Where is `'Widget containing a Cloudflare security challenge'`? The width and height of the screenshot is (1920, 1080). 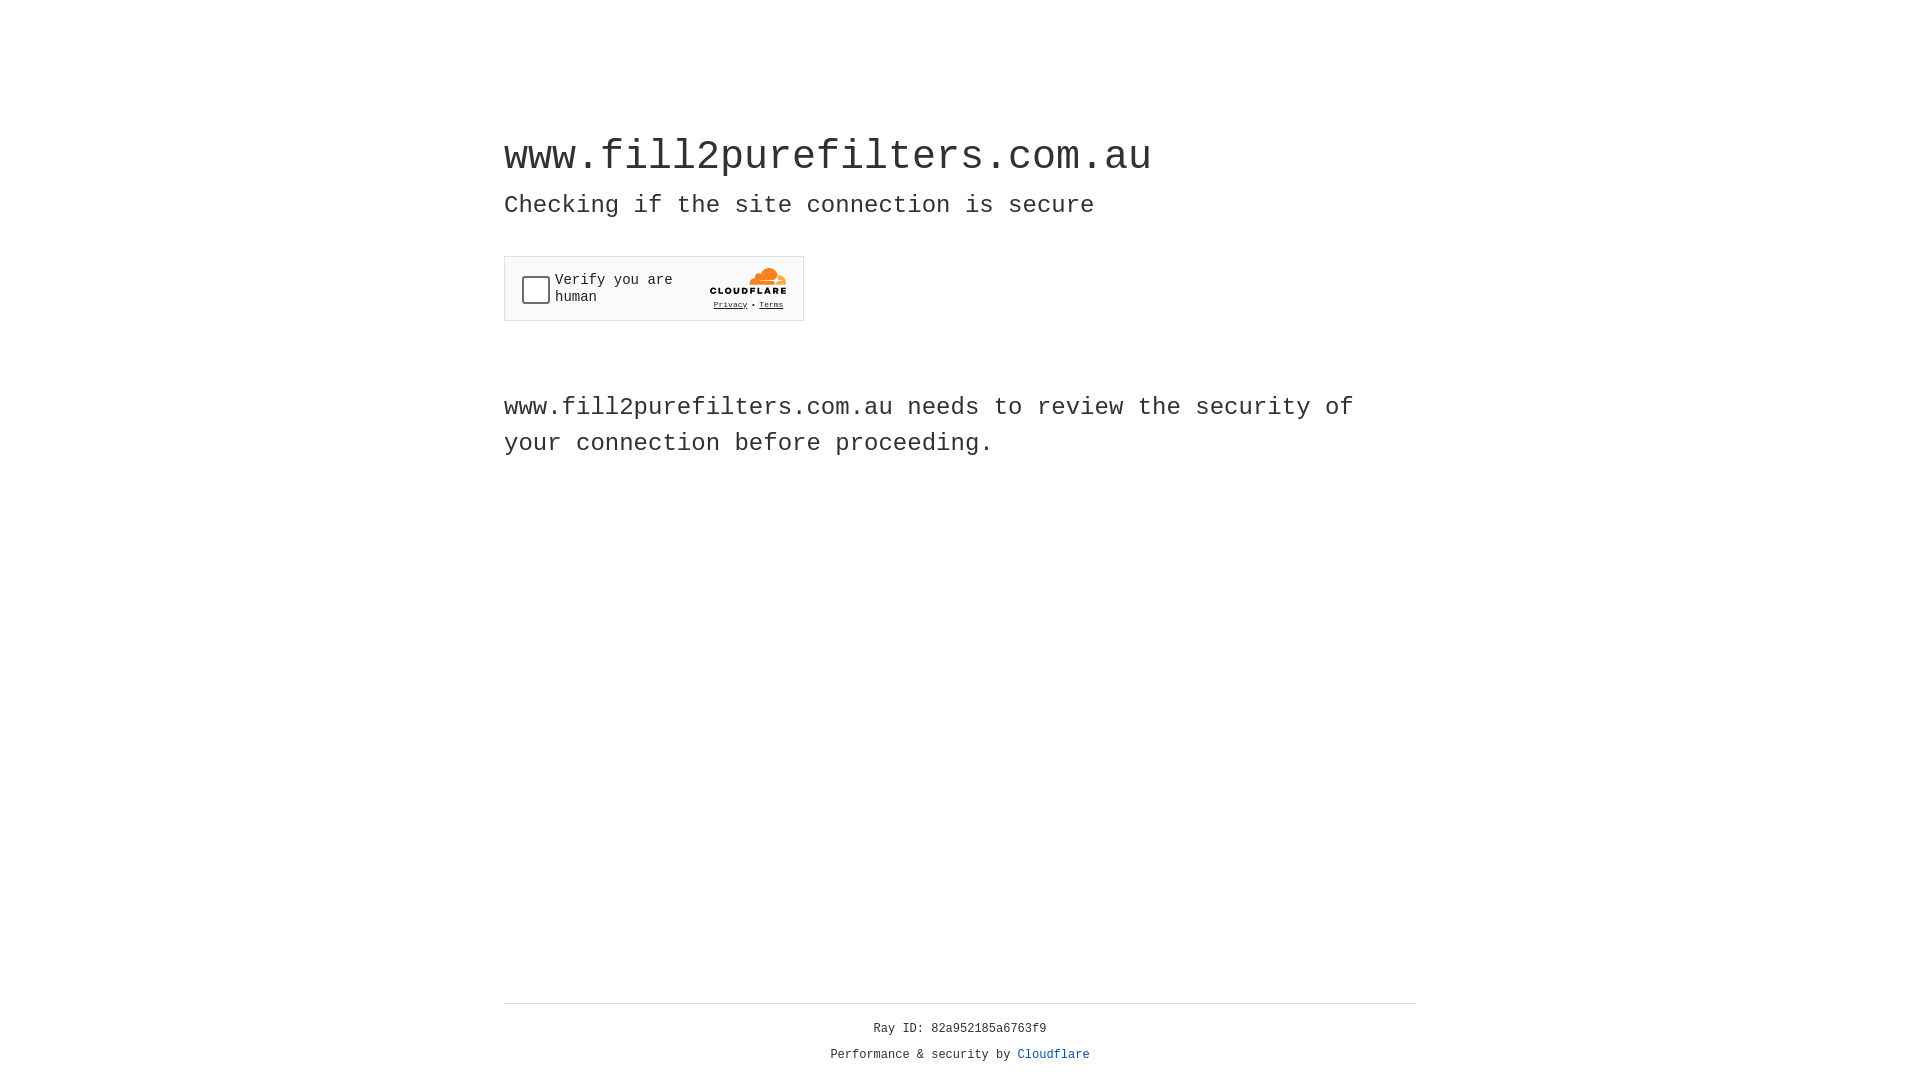
'Widget containing a Cloudflare security challenge' is located at coordinates (653, 288).